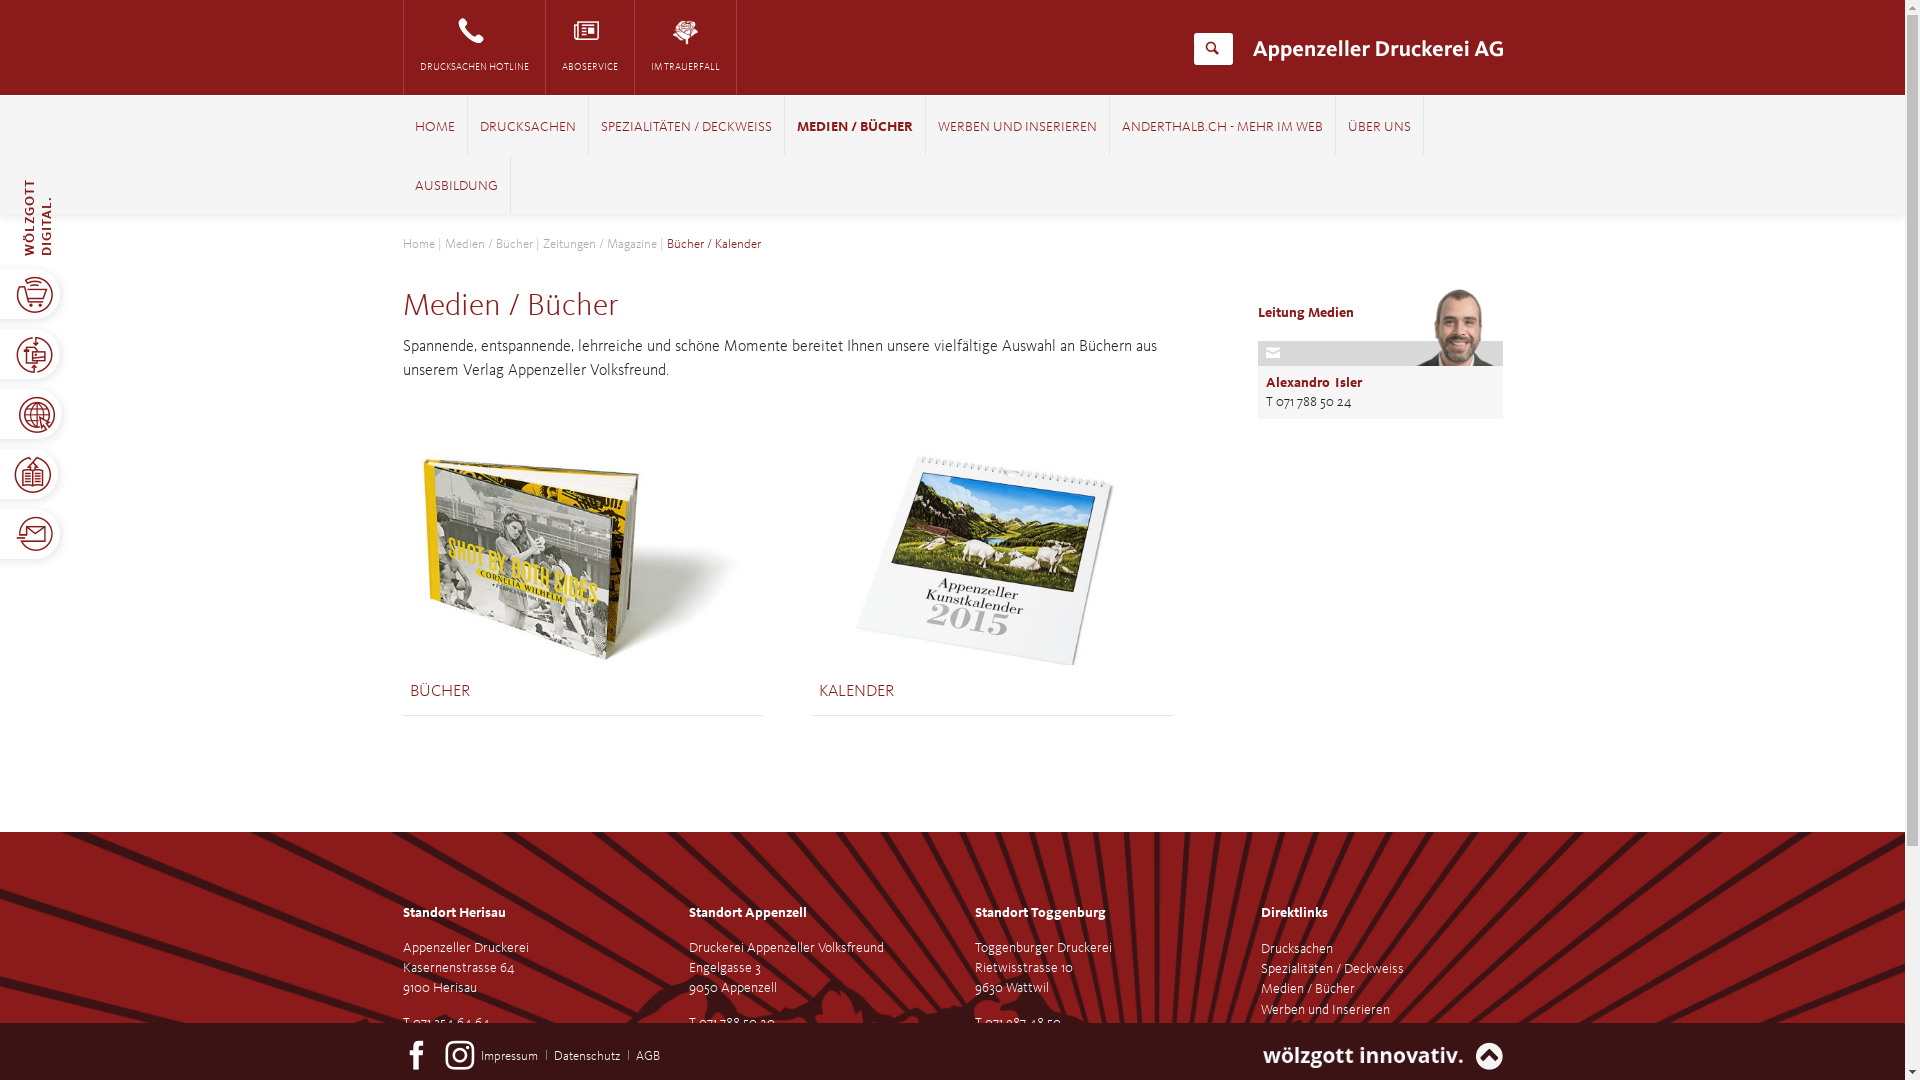  What do you see at coordinates (1211, 48) in the screenshot?
I see `'Suchen'` at bounding box center [1211, 48].